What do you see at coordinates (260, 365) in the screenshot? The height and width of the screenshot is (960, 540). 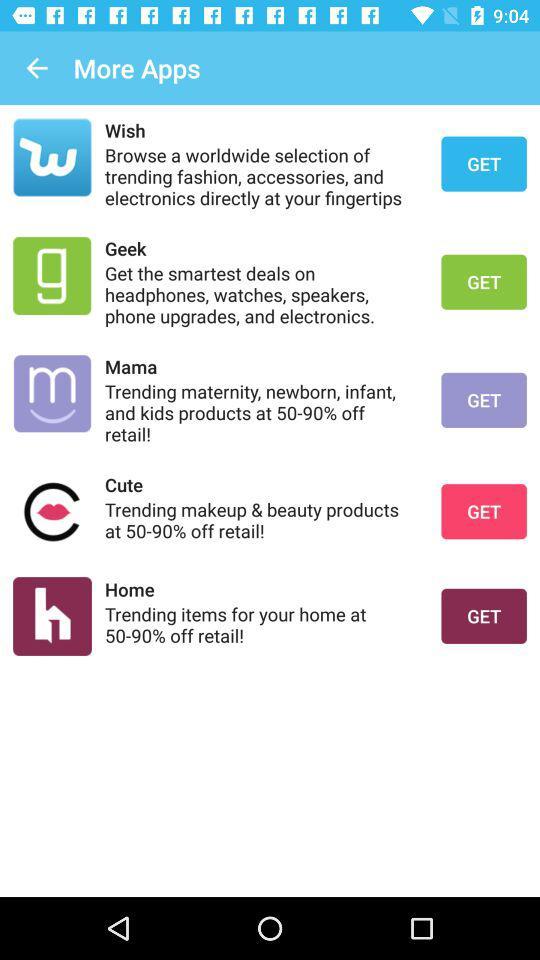 I see `the item above trending maternity newborn item` at bounding box center [260, 365].